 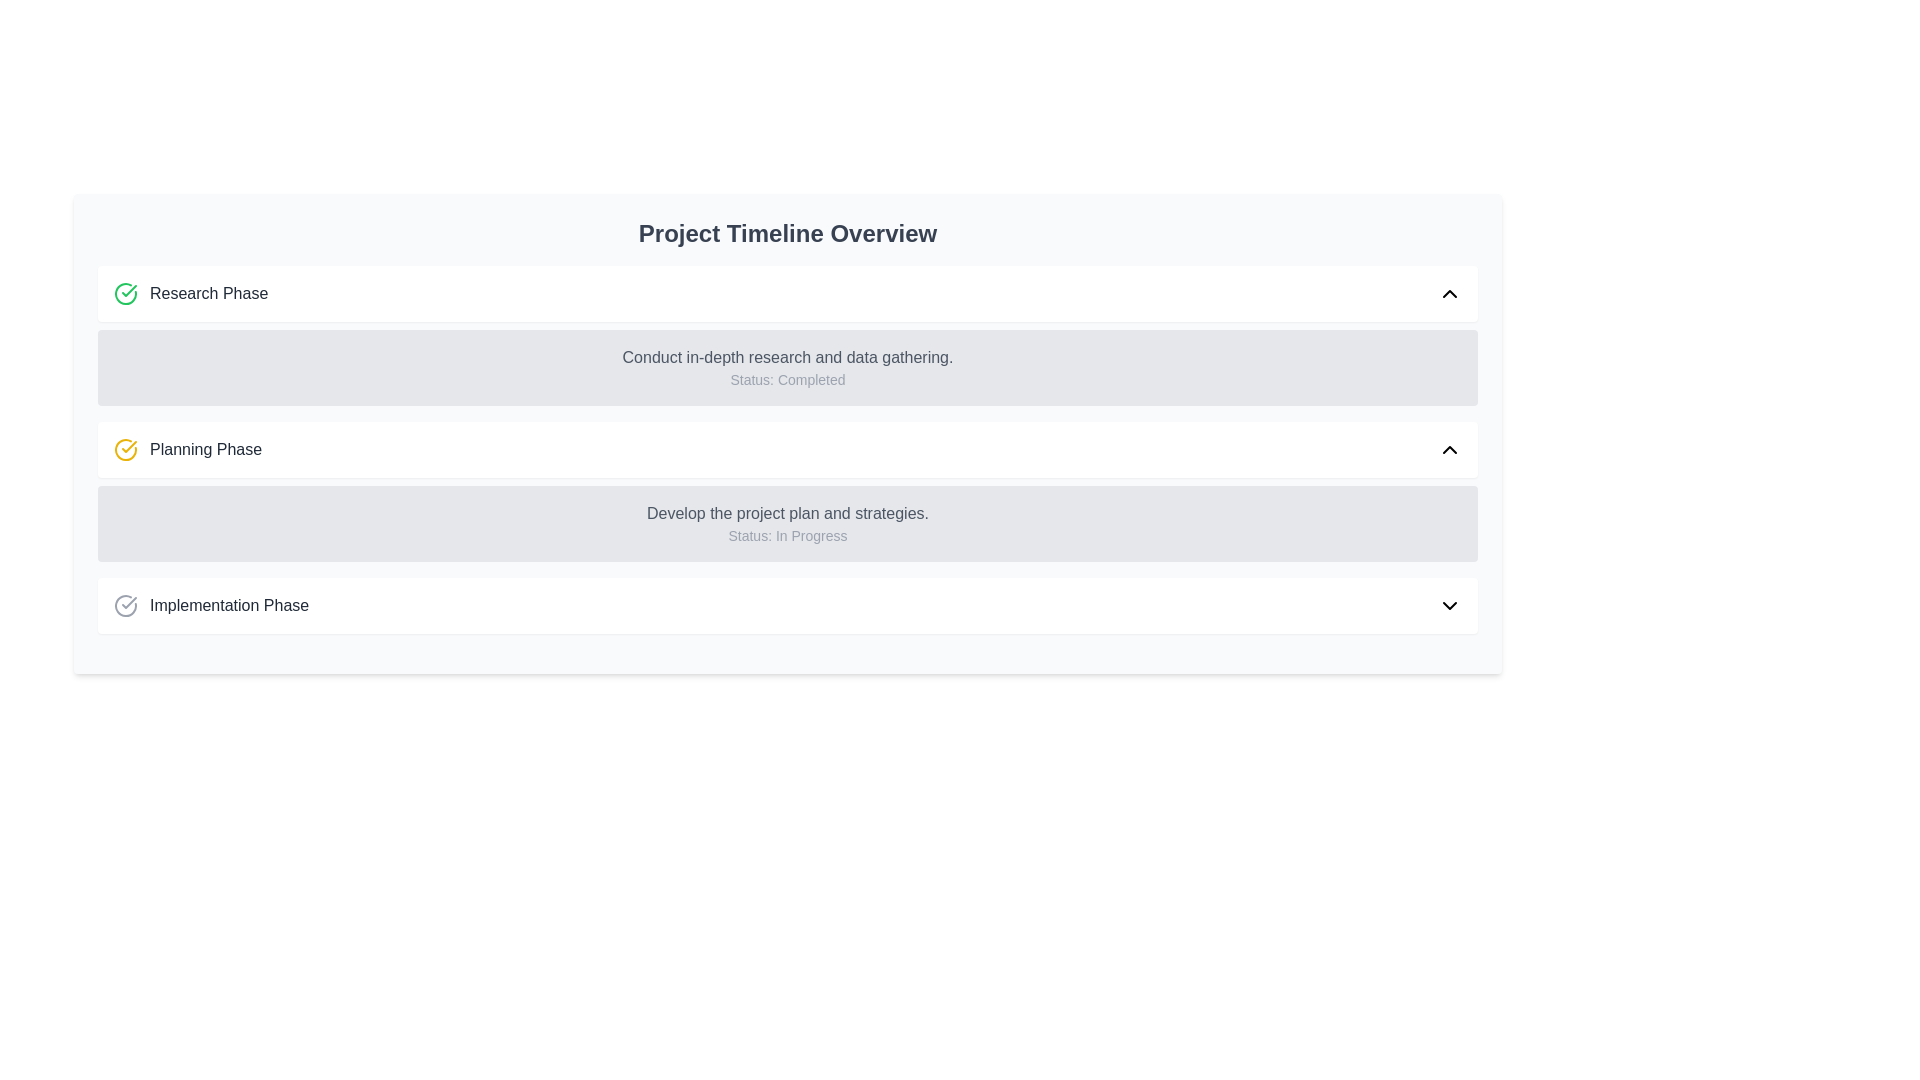 What do you see at coordinates (124, 604) in the screenshot?
I see `the circular gray checkmark icon` at bounding box center [124, 604].